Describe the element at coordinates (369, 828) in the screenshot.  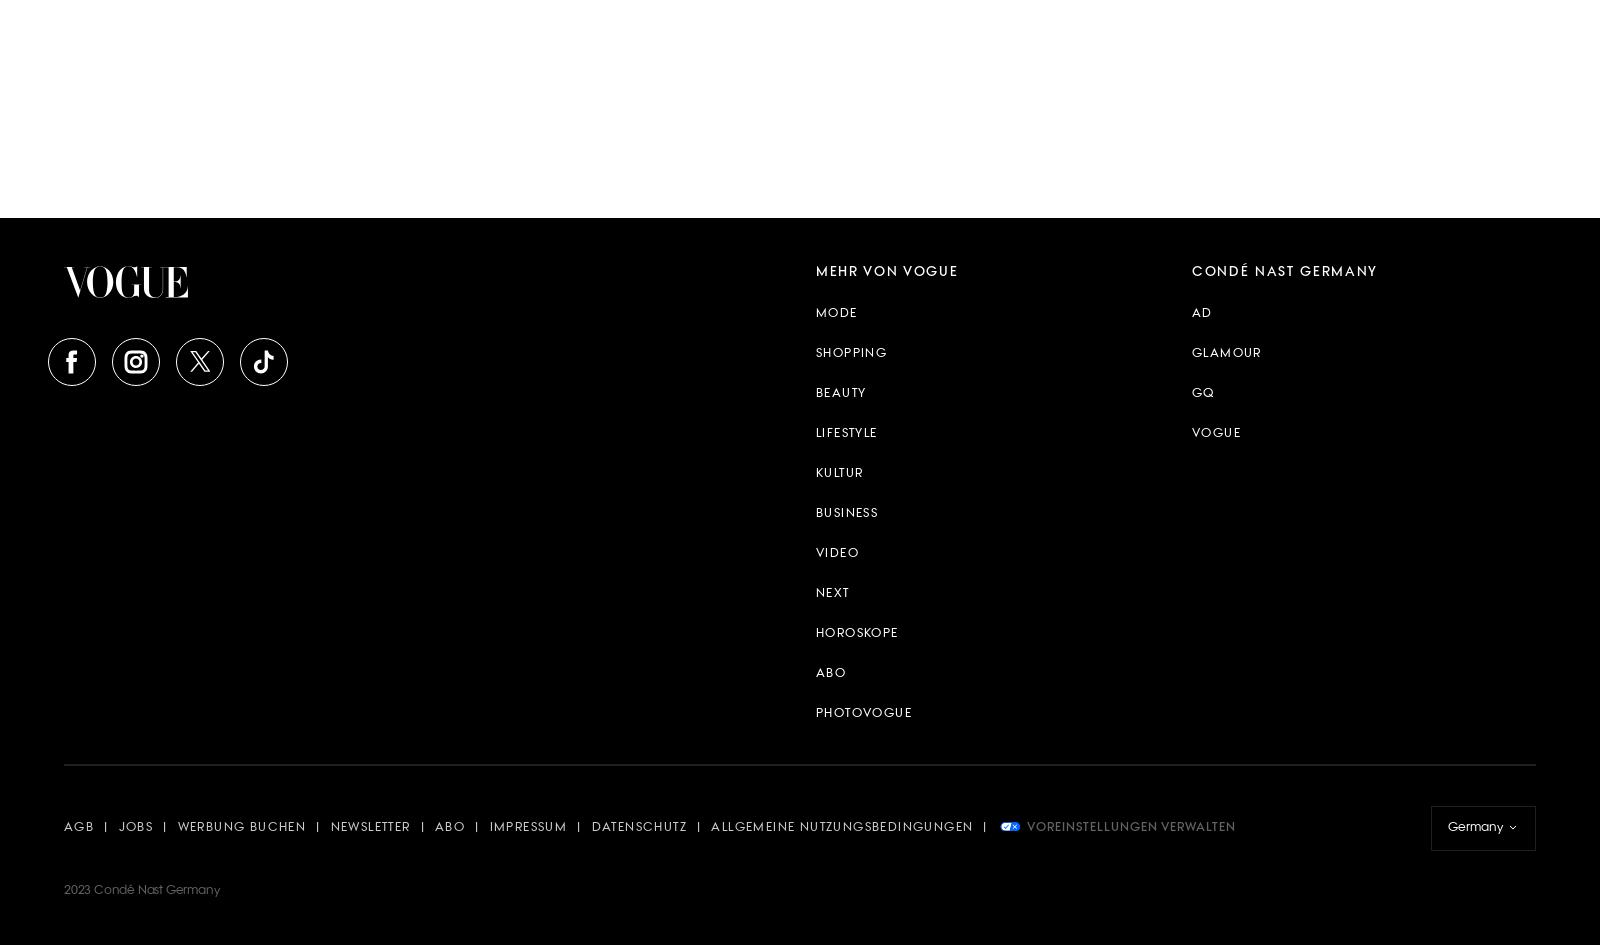
I see `'Newsletter'` at that location.